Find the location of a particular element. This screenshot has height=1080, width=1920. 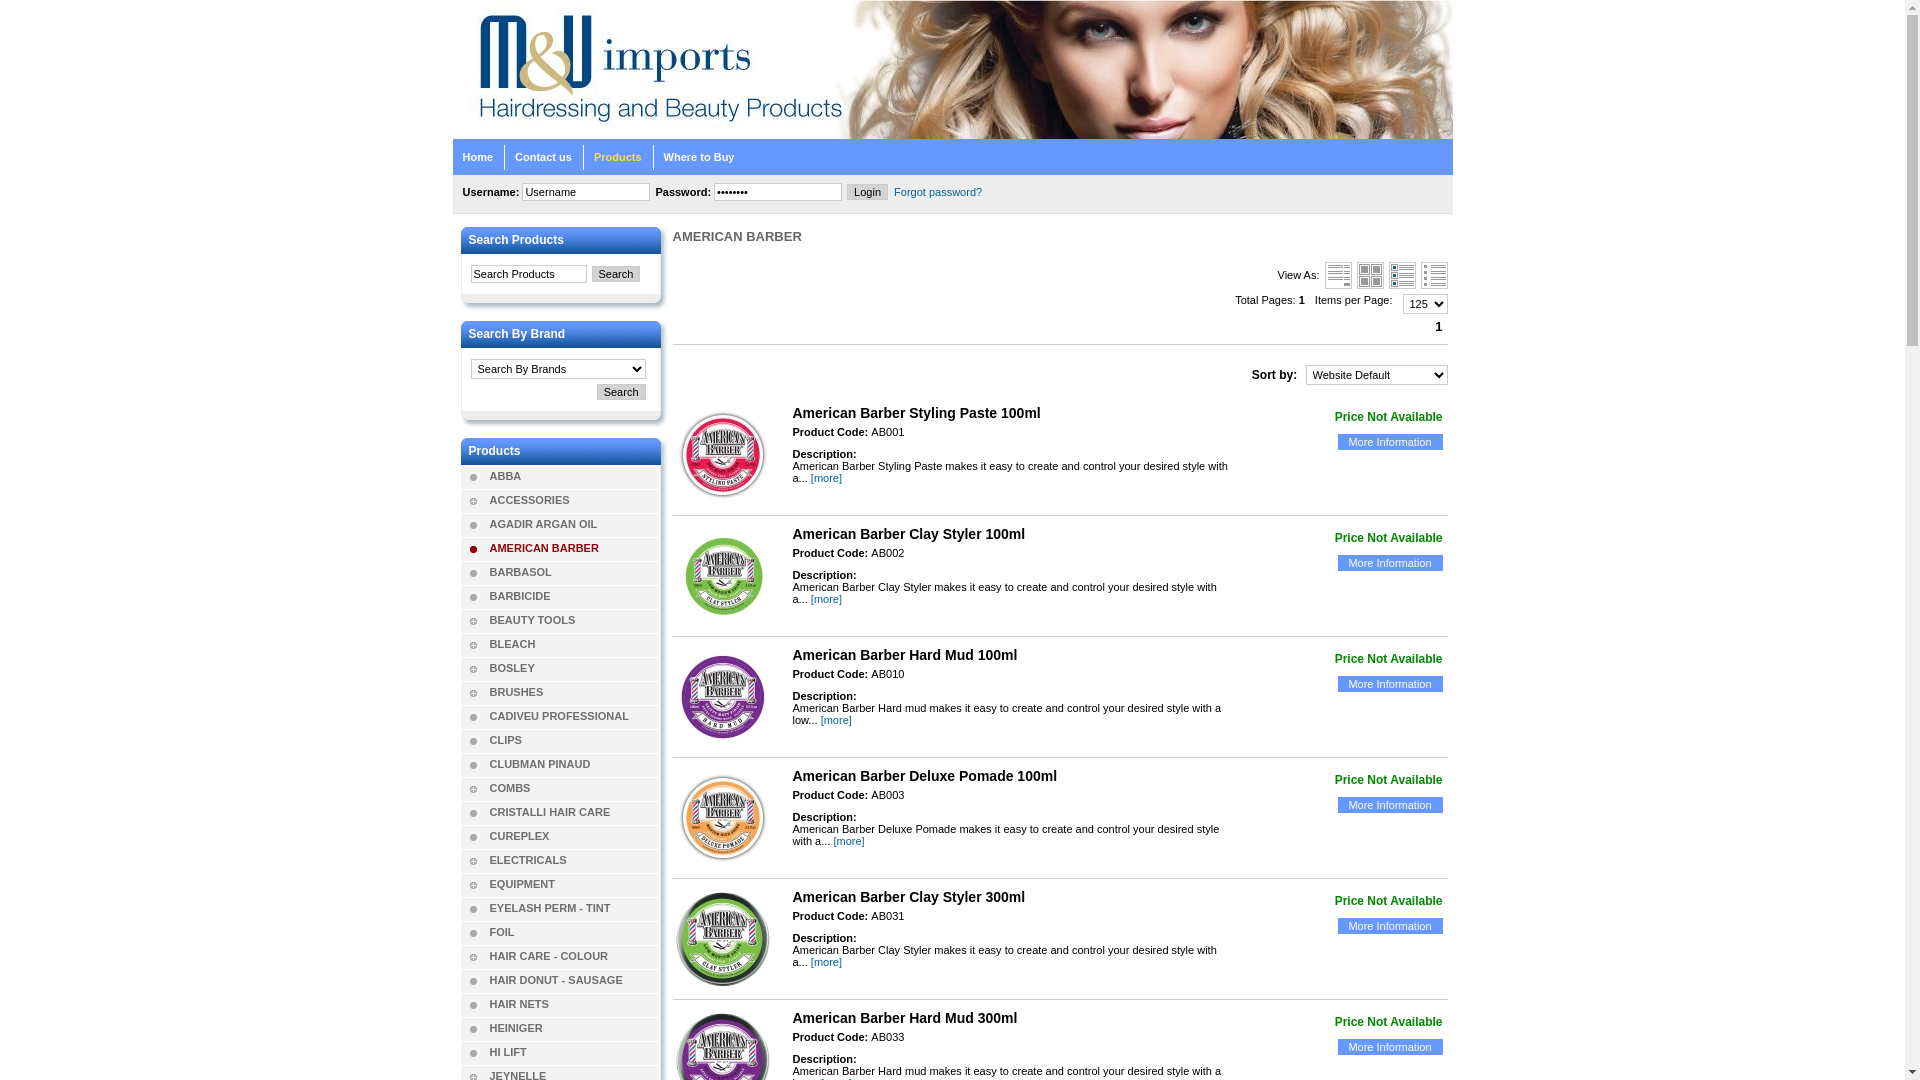

'AMERICAN BARBER' is located at coordinates (573, 547).